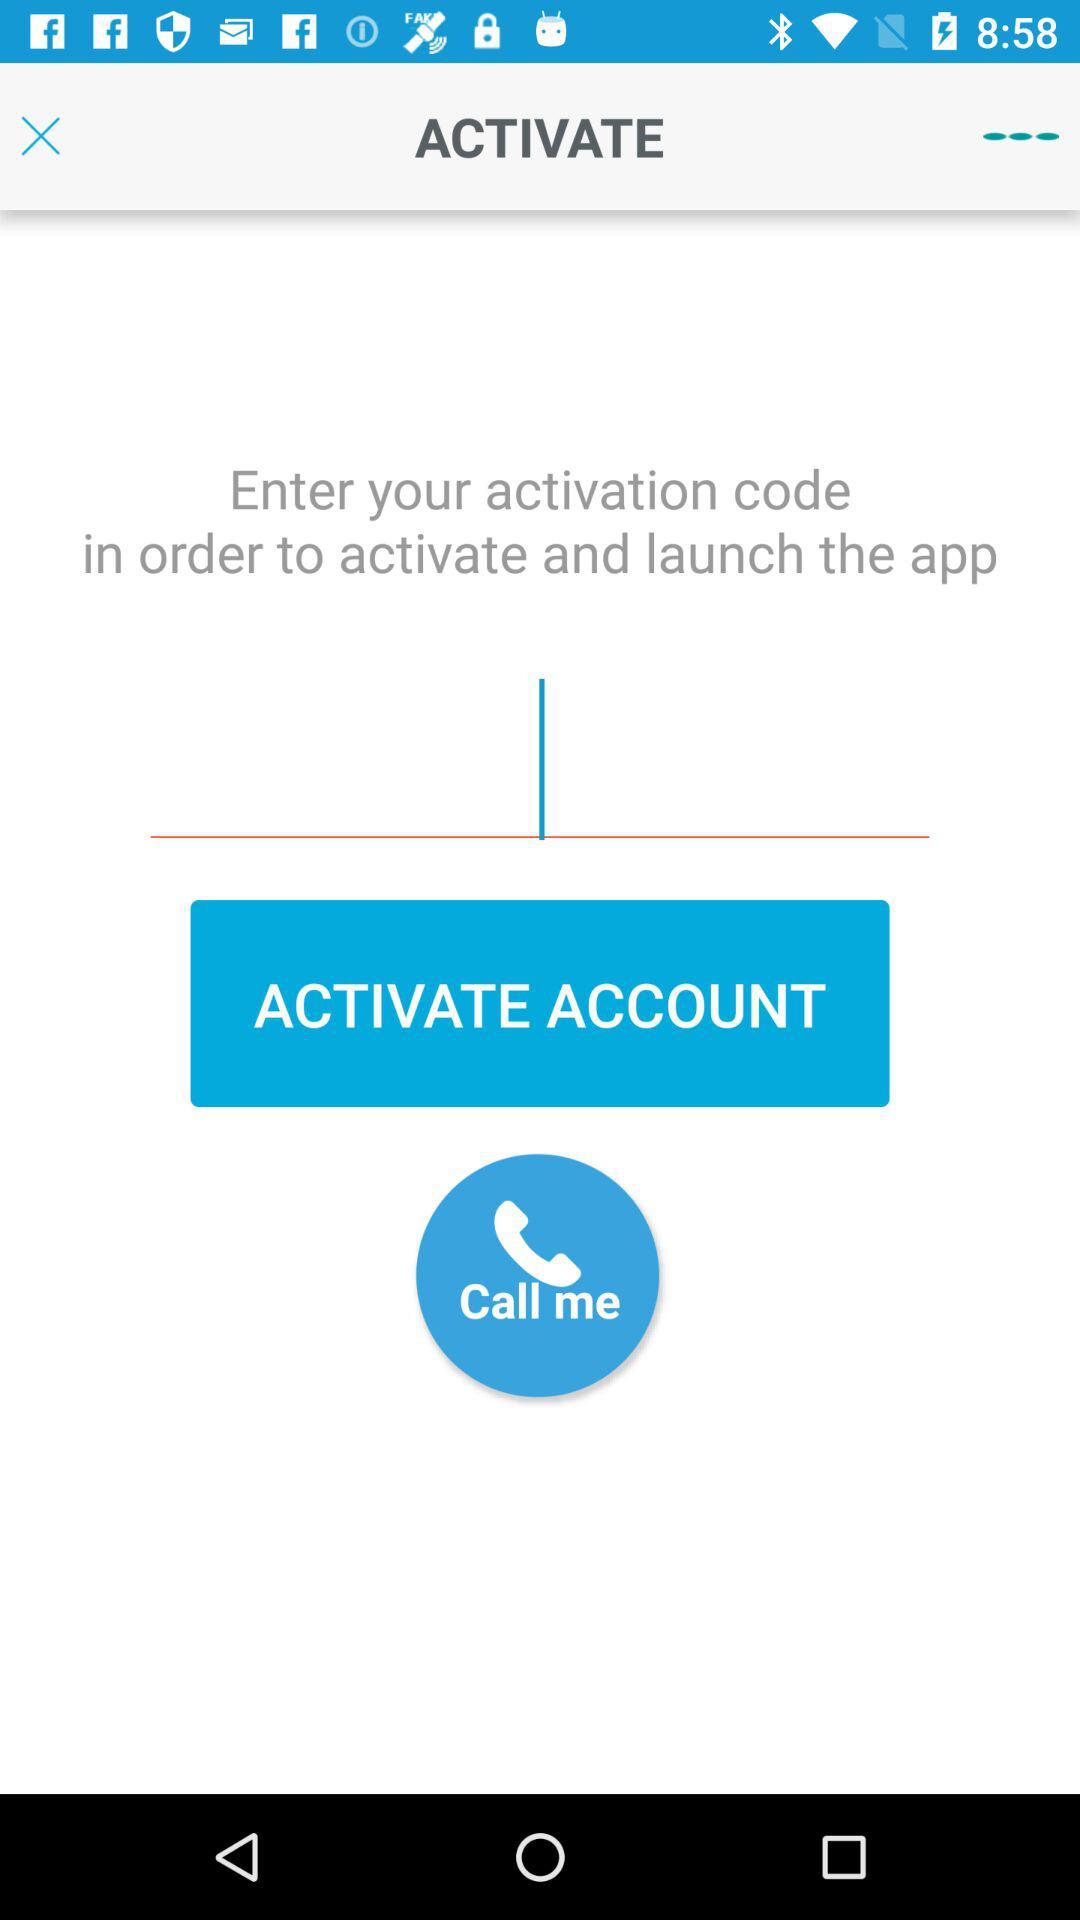  What do you see at coordinates (540, 1280) in the screenshot?
I see `call button` at bounding box center [540, 1280].